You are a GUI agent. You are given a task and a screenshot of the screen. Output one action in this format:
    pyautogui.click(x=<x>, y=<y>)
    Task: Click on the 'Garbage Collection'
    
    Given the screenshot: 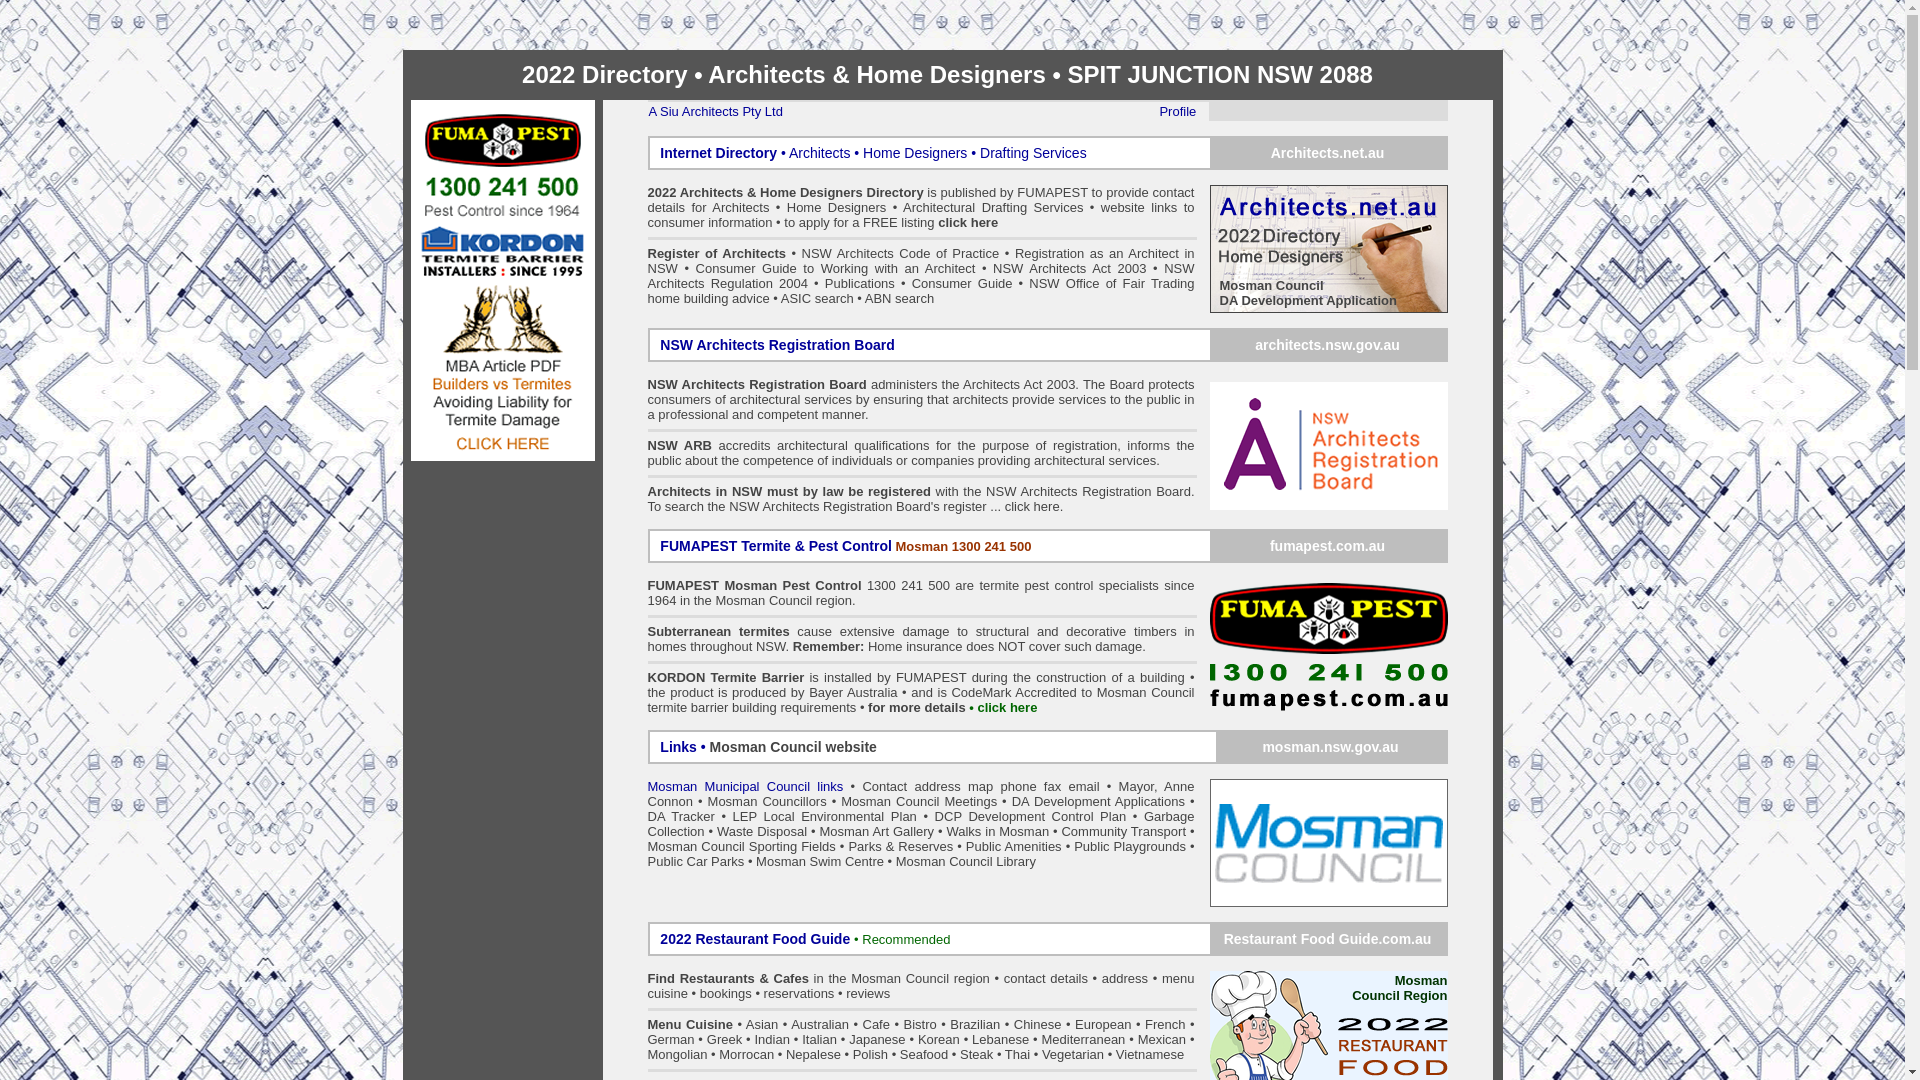 What is the action you would take?
    pyautogui.click(x=920, y=824)
    